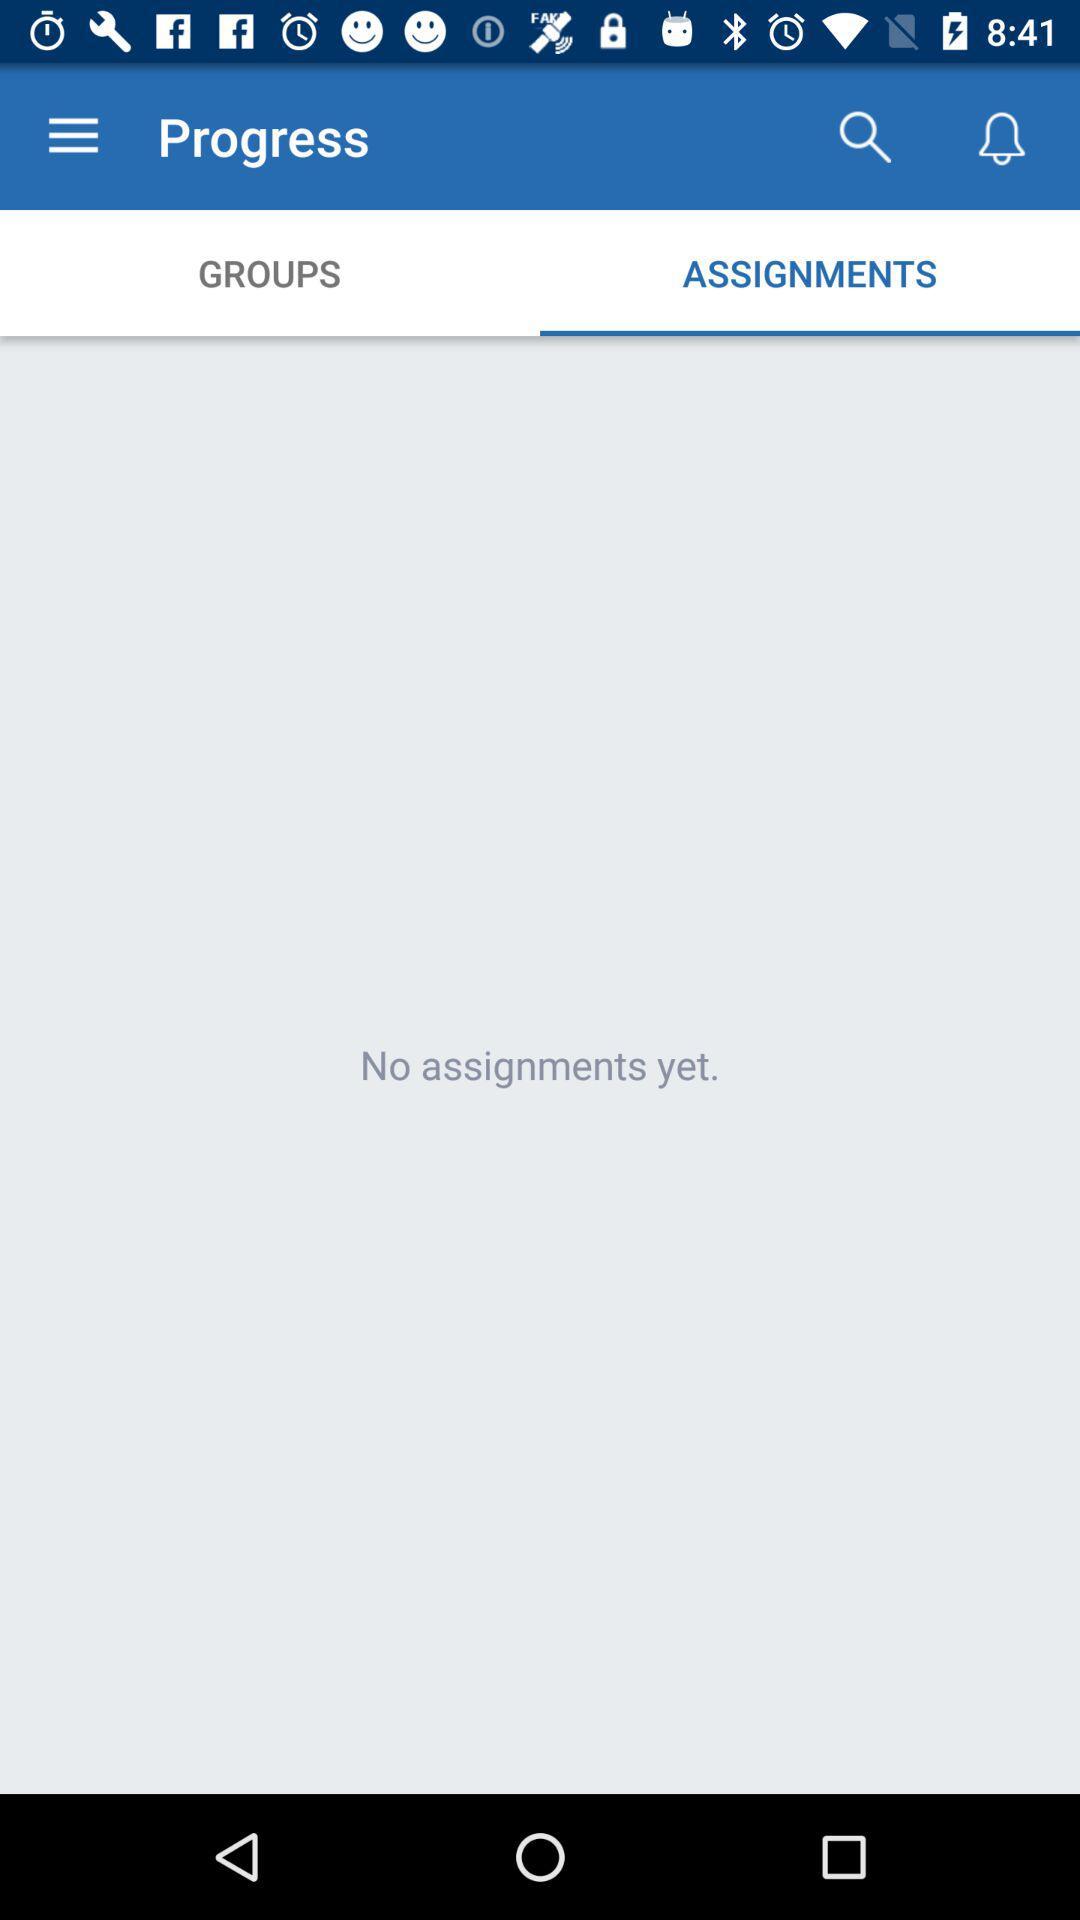  I want to click on item above assignments item, so click(863, 135).